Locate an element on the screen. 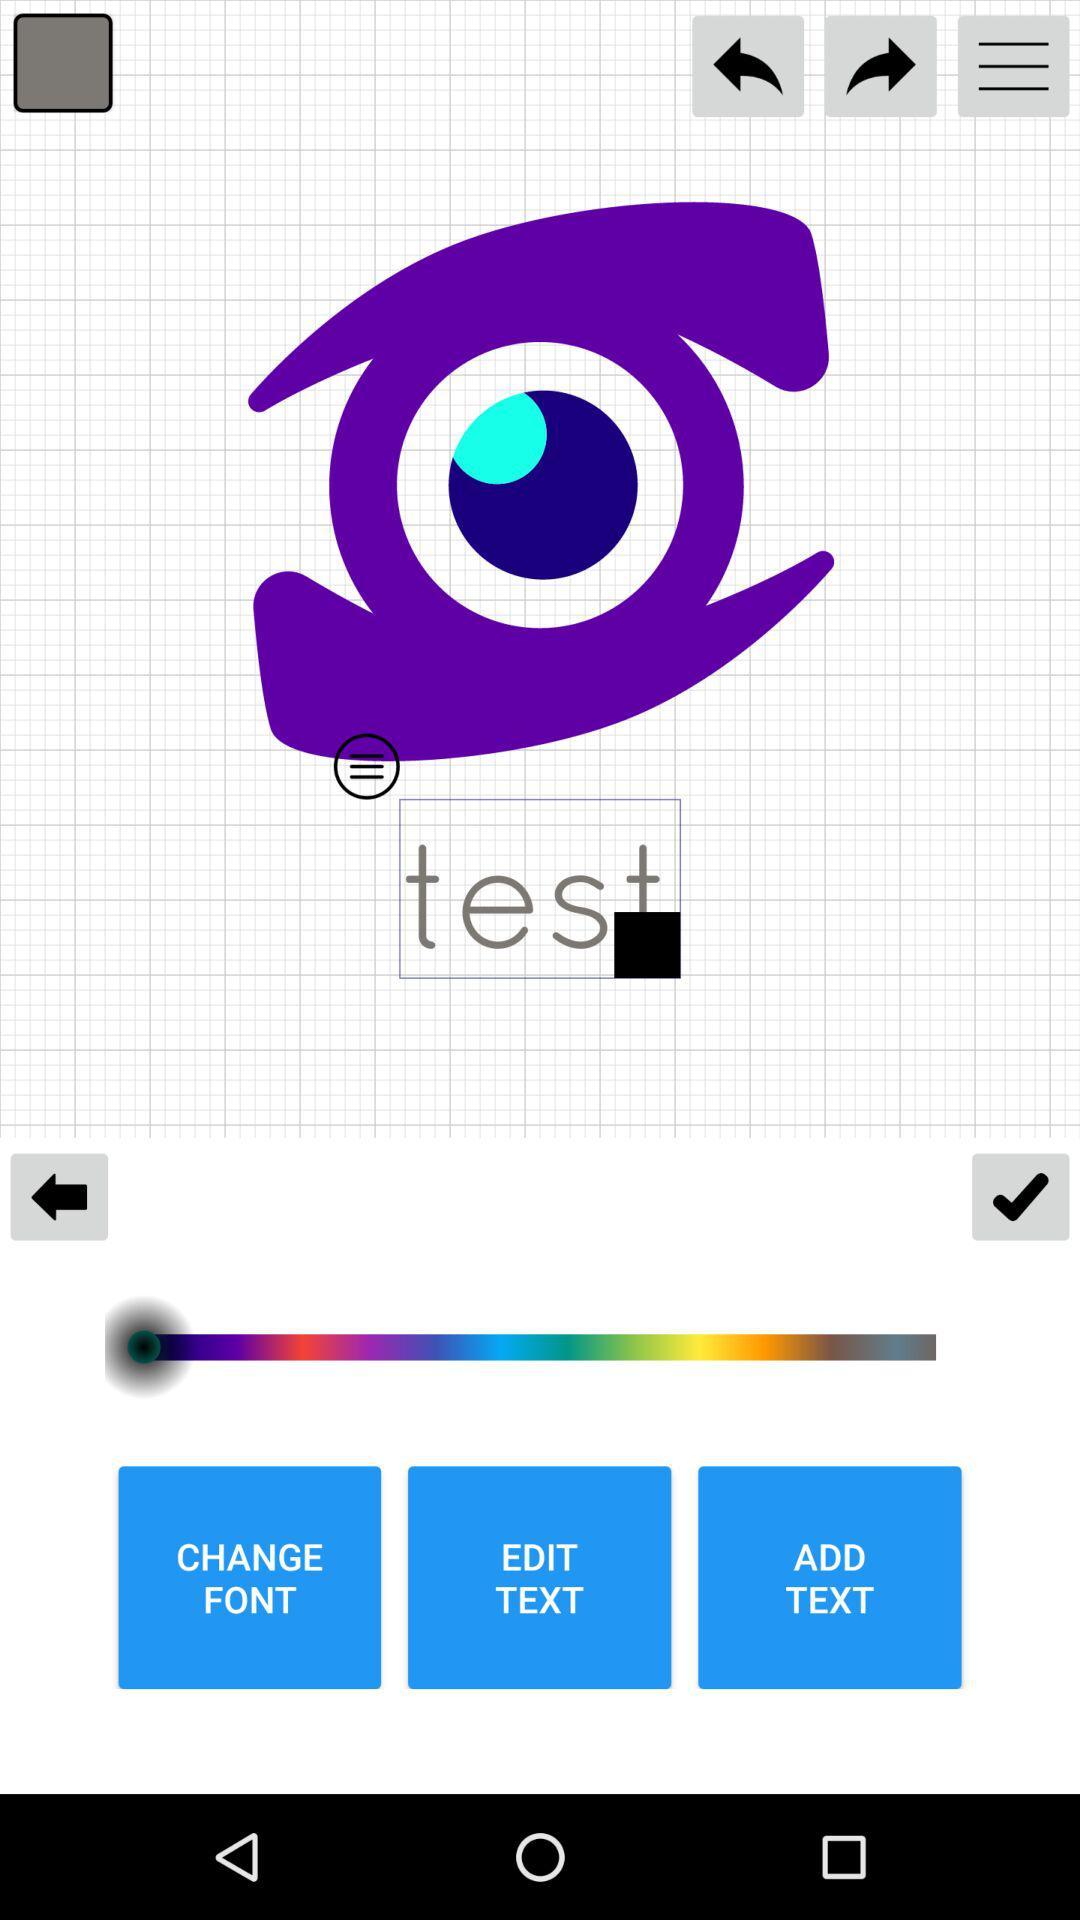 This screenshot has height=1920, width=1080. the menu icon is located at coordinates (1013, 66).